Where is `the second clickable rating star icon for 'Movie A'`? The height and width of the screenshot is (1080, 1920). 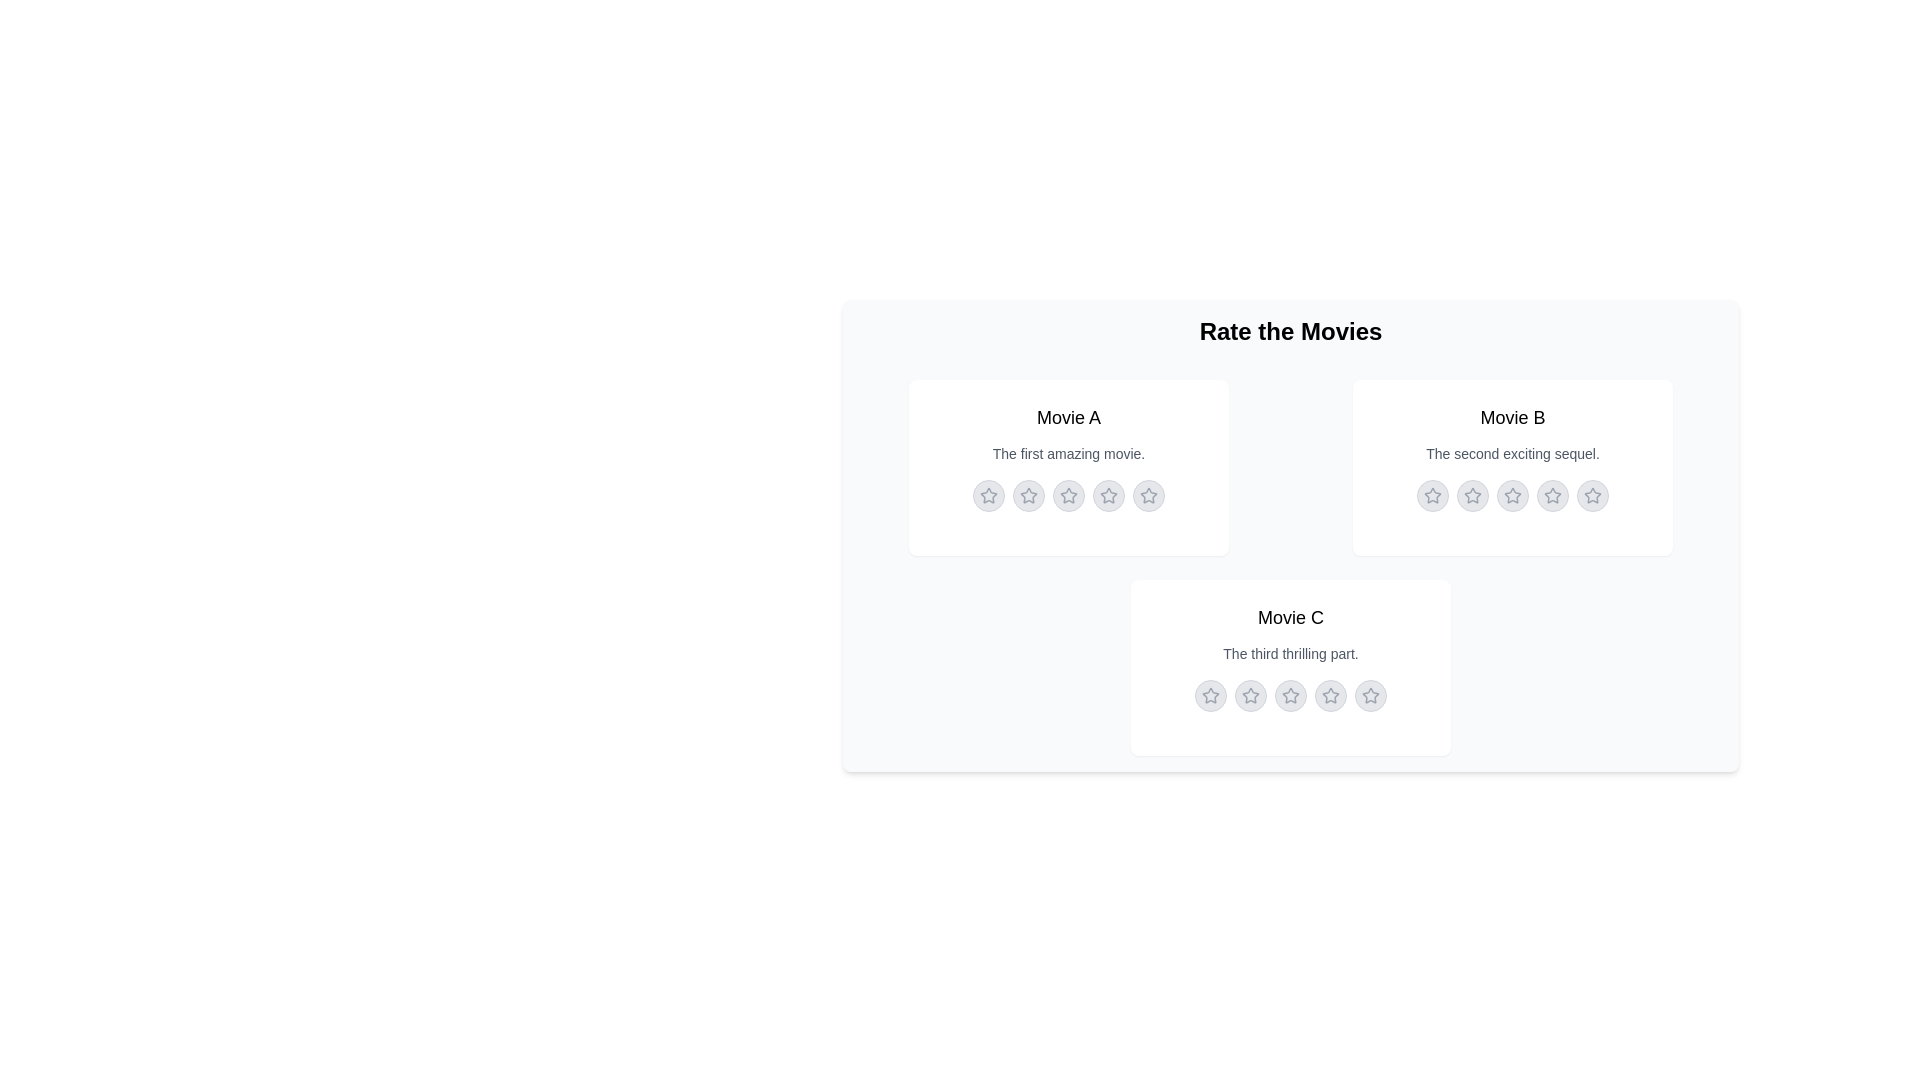 the second clickable rating star icon for 'Movie A' is located at coordinates (1027, 495).